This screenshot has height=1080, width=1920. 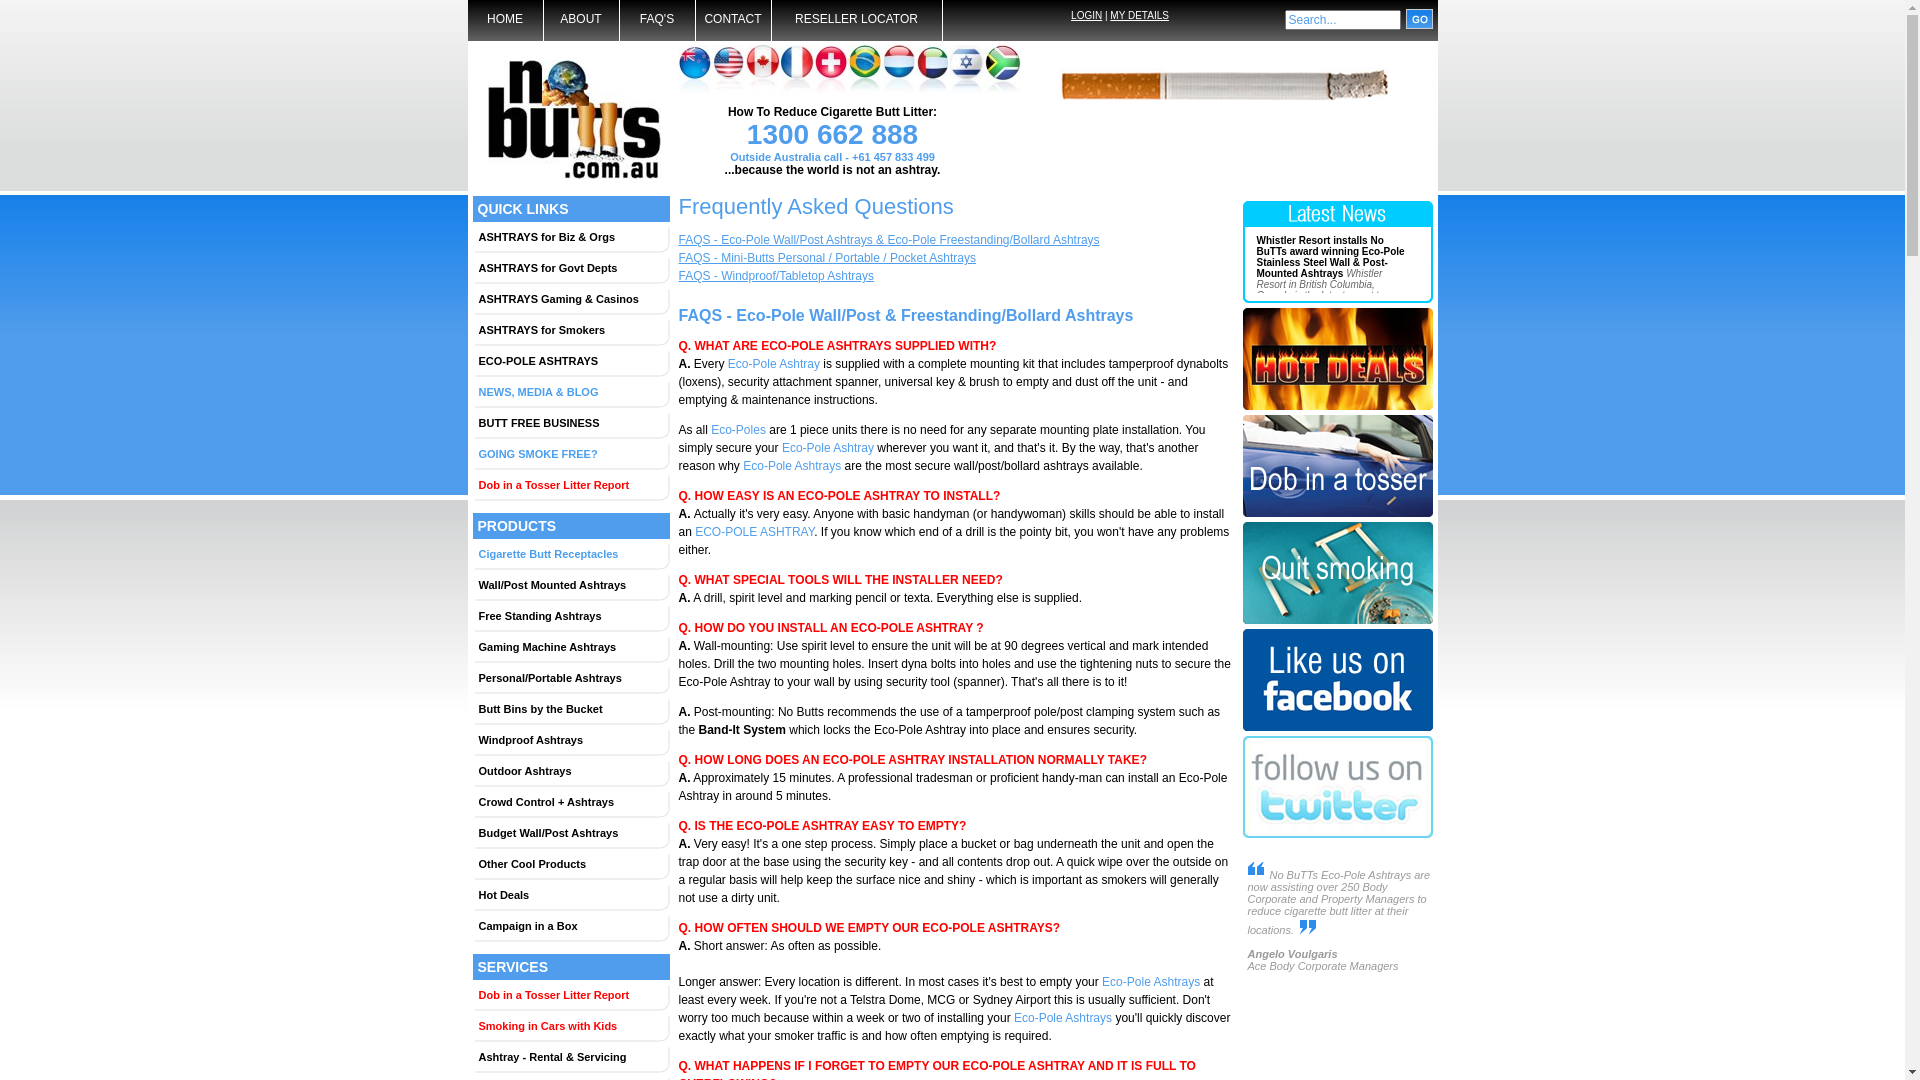 I want to click on 'Budget Wall/Post Ashtrays', so click(x=570, y=833).